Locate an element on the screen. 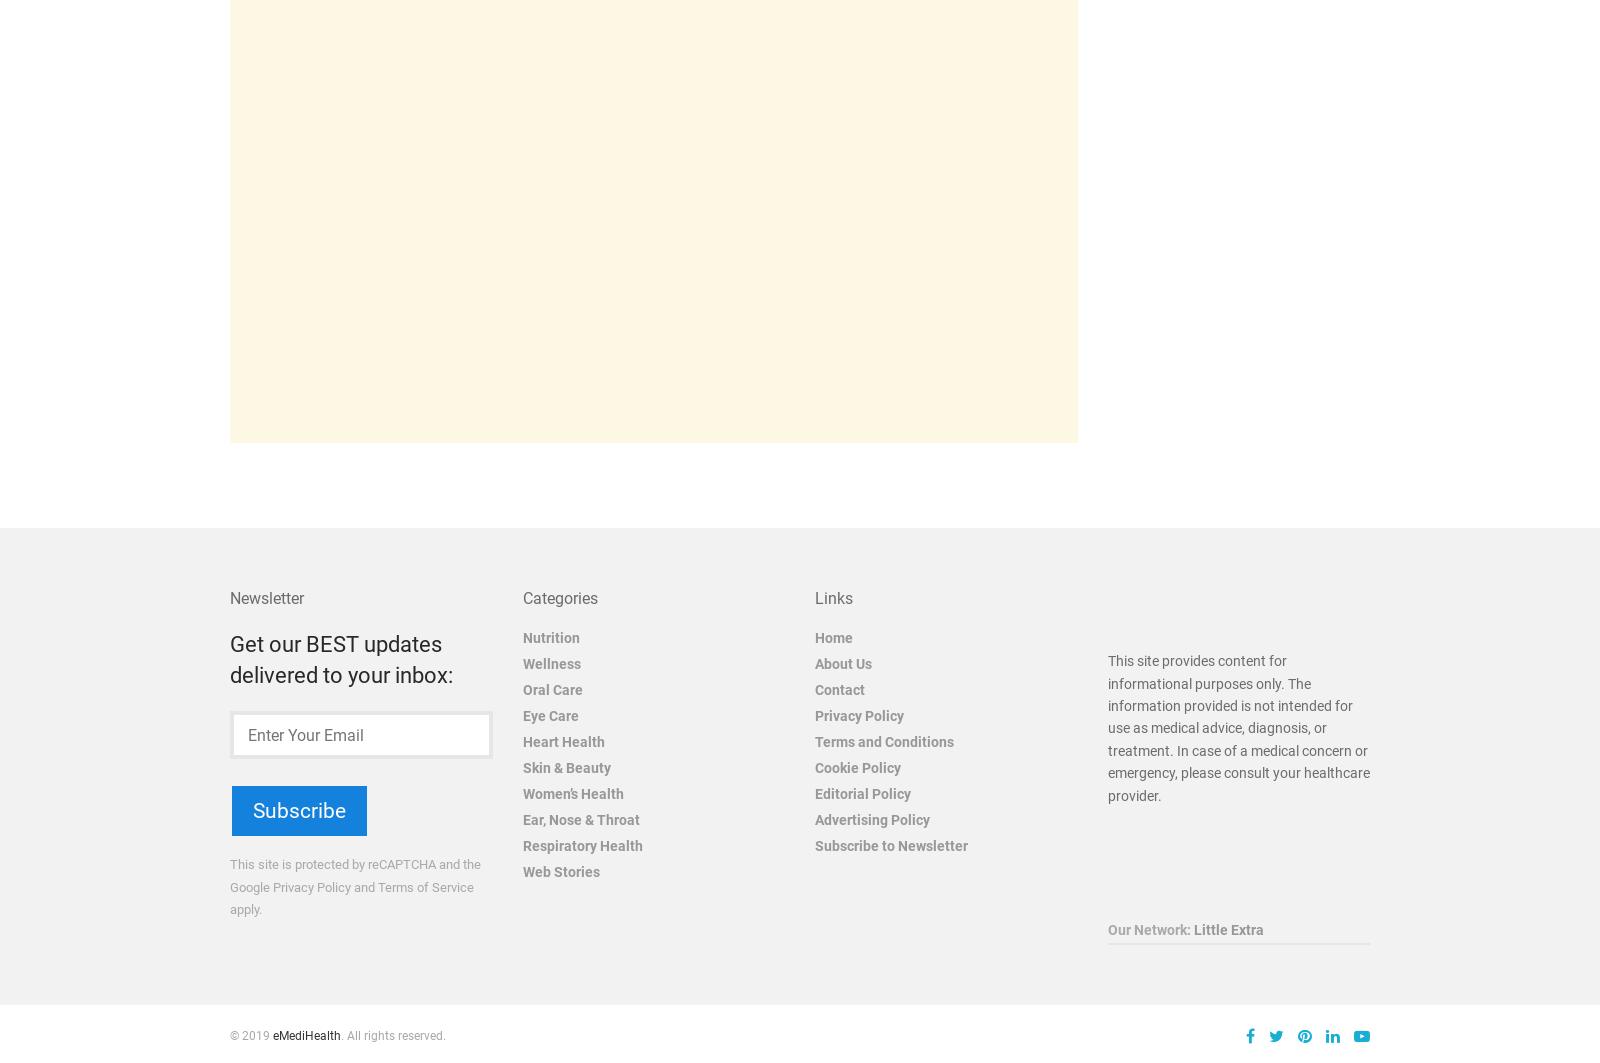 This screenshot has height=1063, width=1600. 'Women’s Health' is located at coordinates (520, 792).